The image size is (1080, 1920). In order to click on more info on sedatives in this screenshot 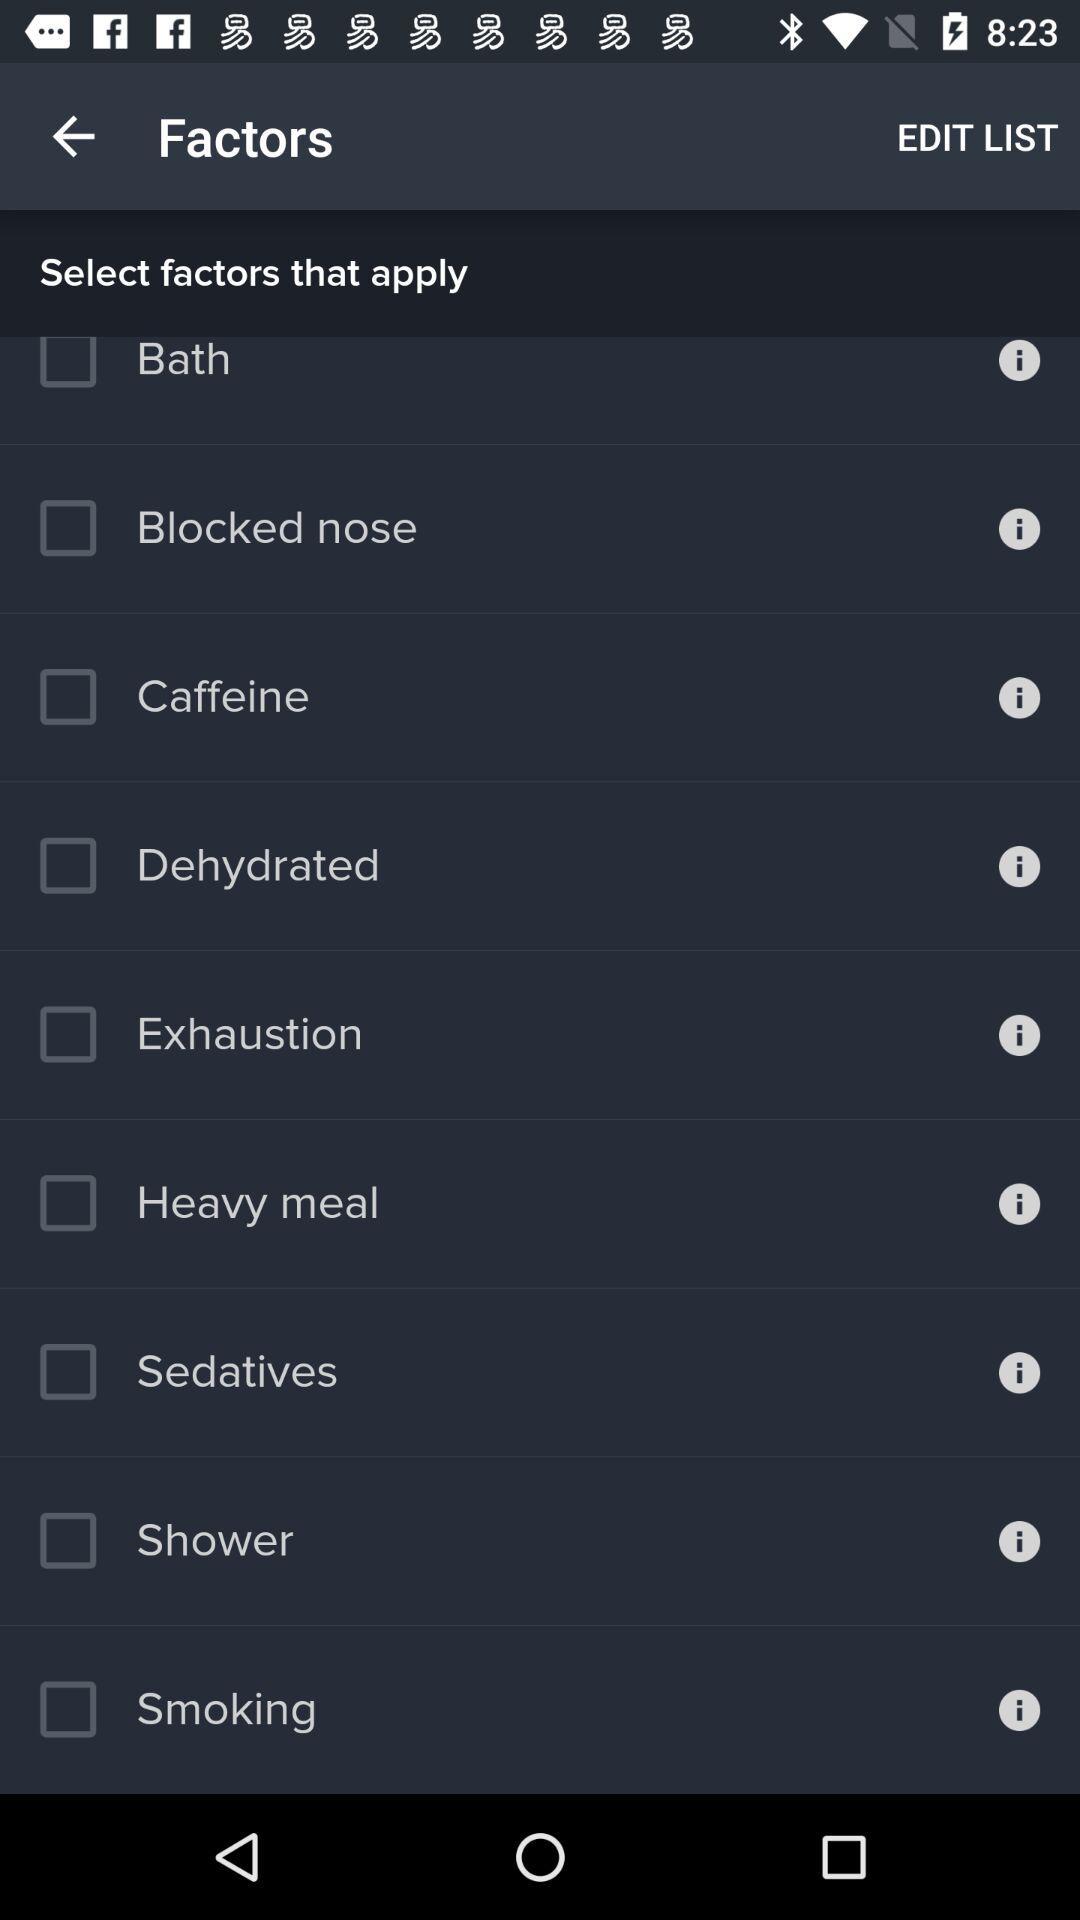, I will do `click(1019, 1371)`.